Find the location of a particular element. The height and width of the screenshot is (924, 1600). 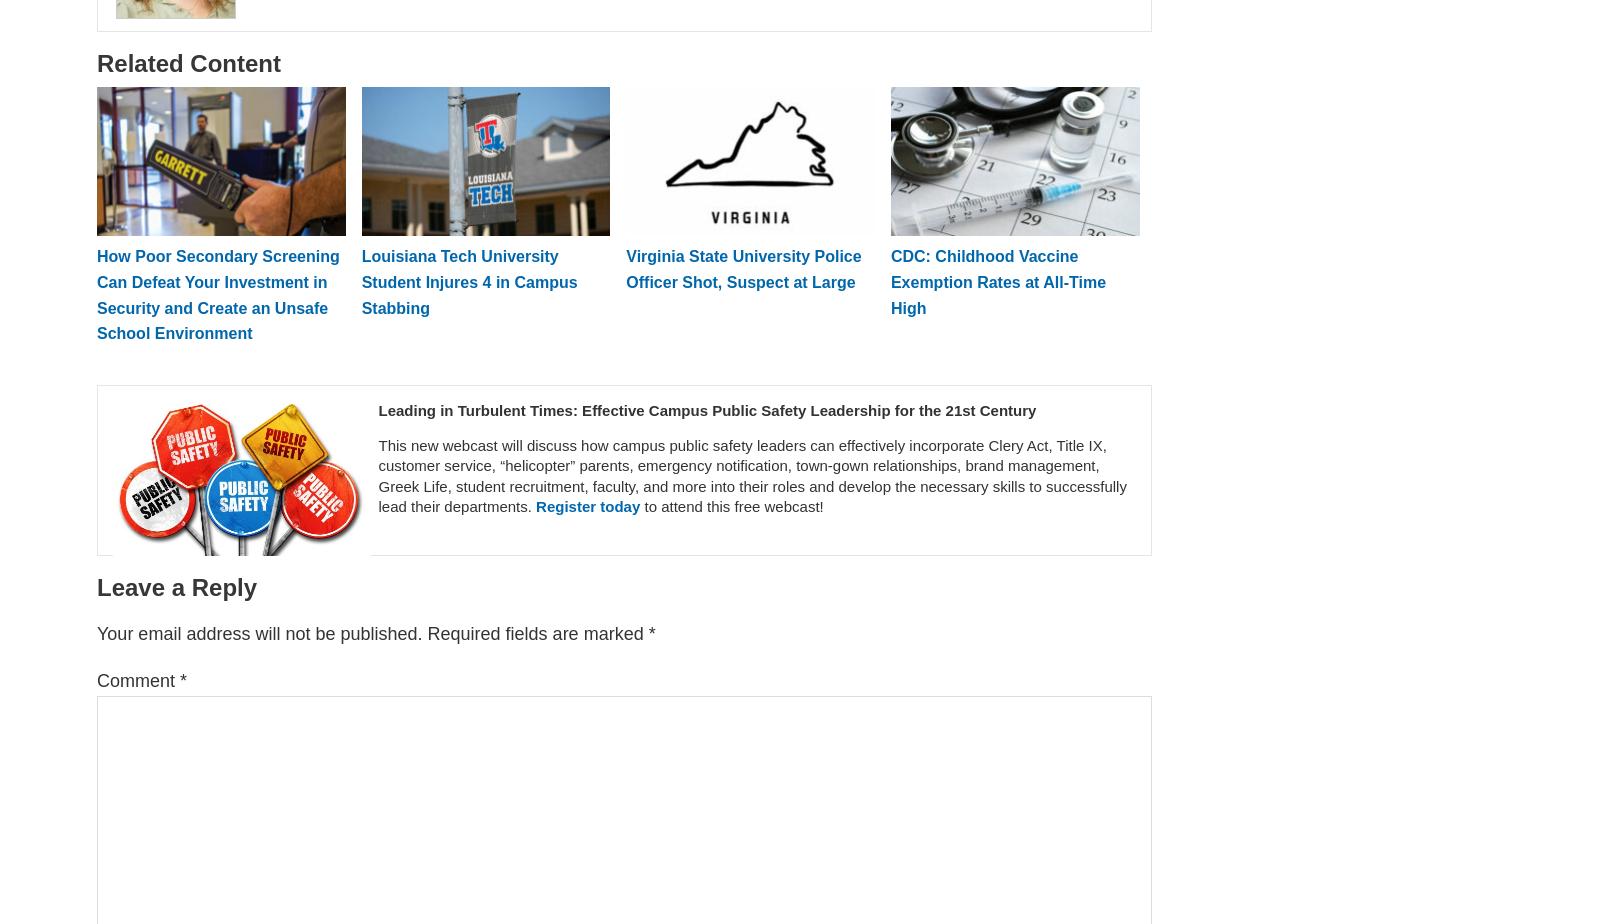

'Register today' is located at coordinates (535, 505).